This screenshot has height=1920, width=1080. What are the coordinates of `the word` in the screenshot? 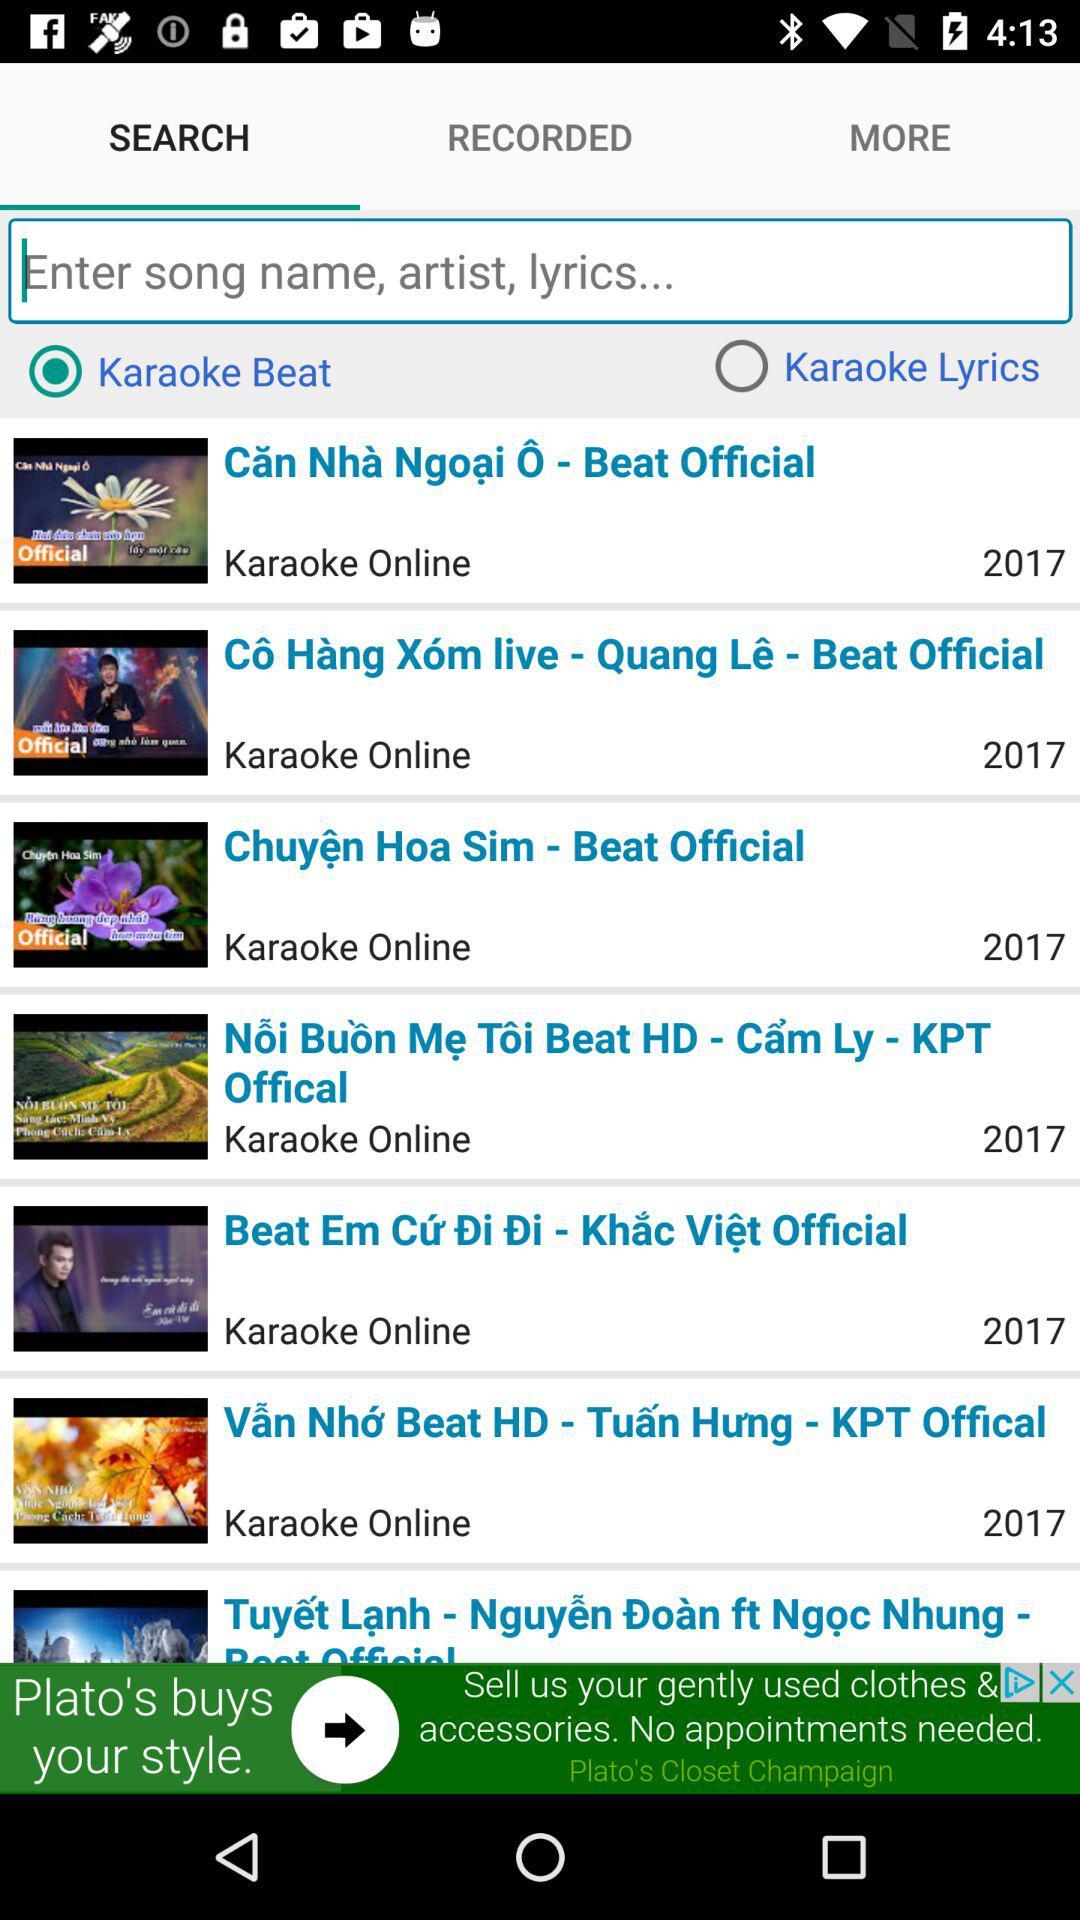 It's located at (540, 269).